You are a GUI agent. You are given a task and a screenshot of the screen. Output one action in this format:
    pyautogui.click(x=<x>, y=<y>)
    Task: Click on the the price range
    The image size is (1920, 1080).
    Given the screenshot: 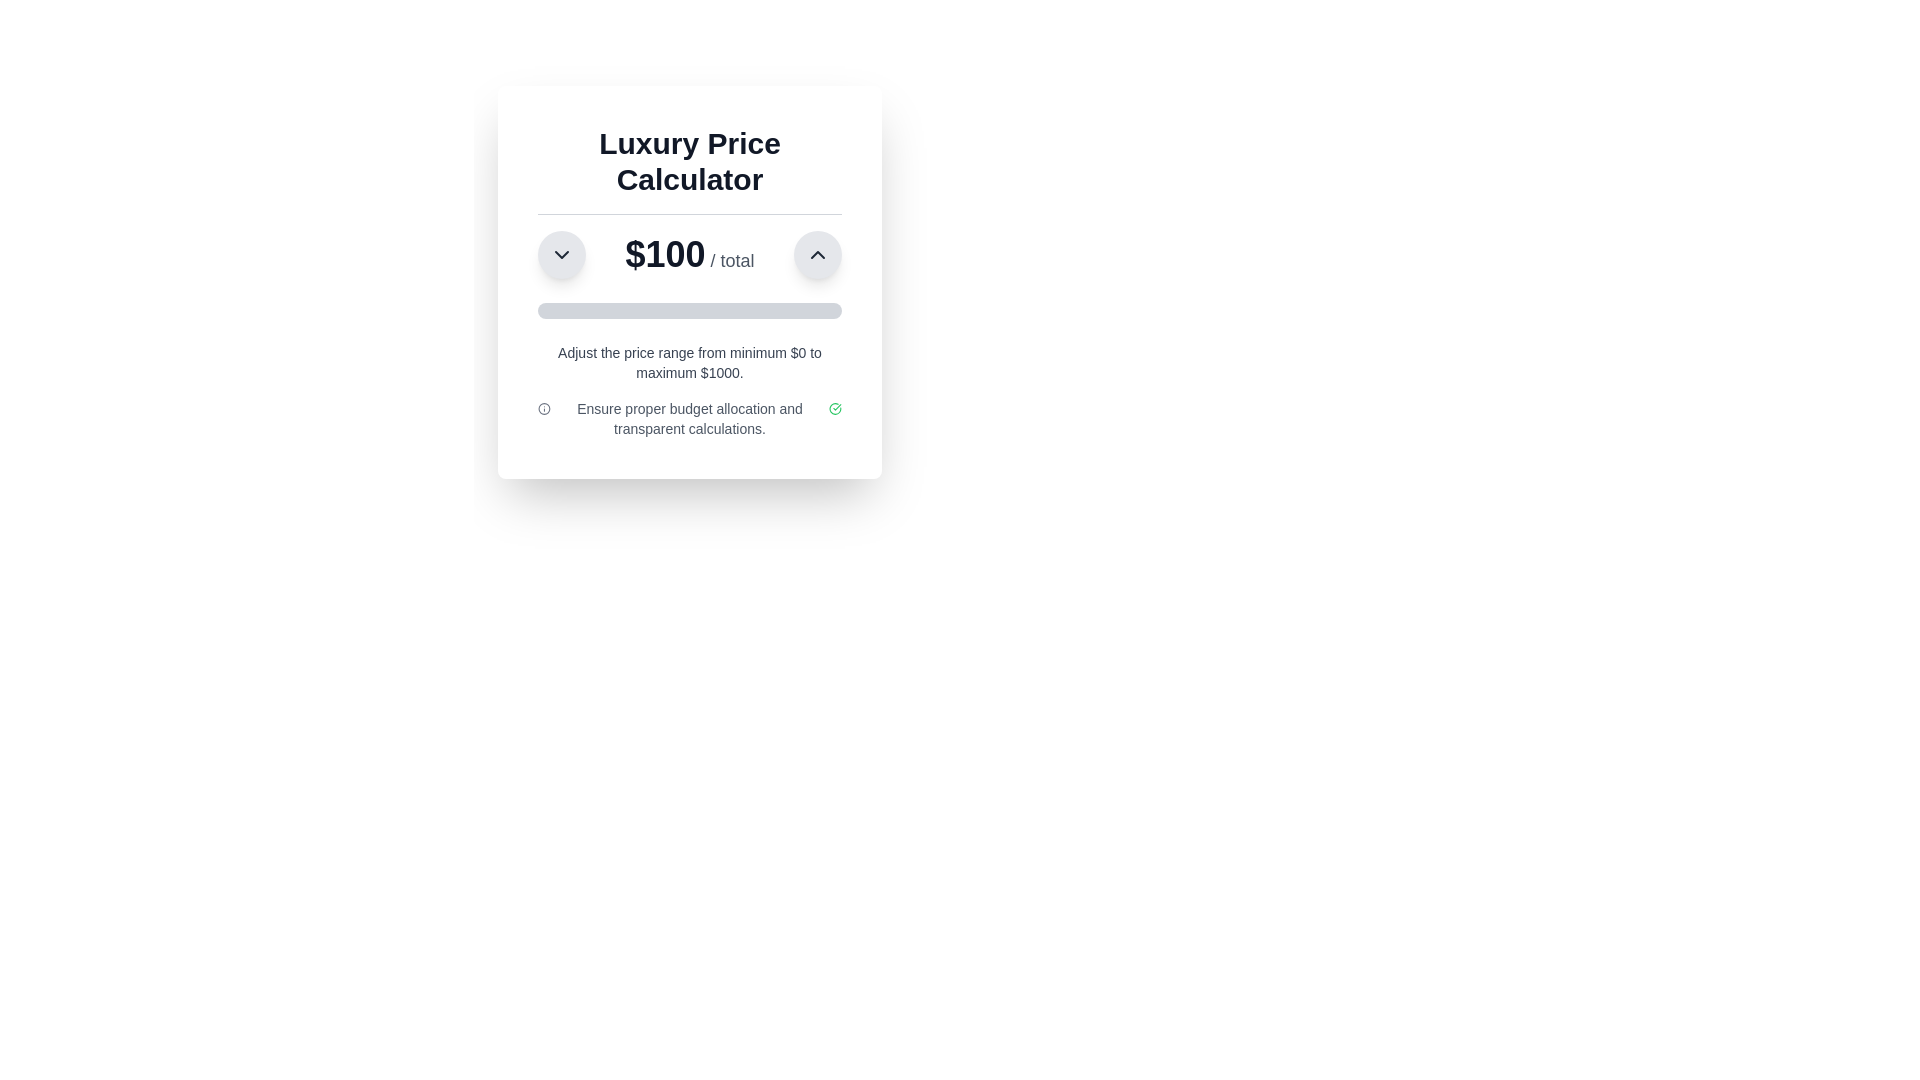 What is the action you would take?
    pyautogui.click(x=715, y=311)
    